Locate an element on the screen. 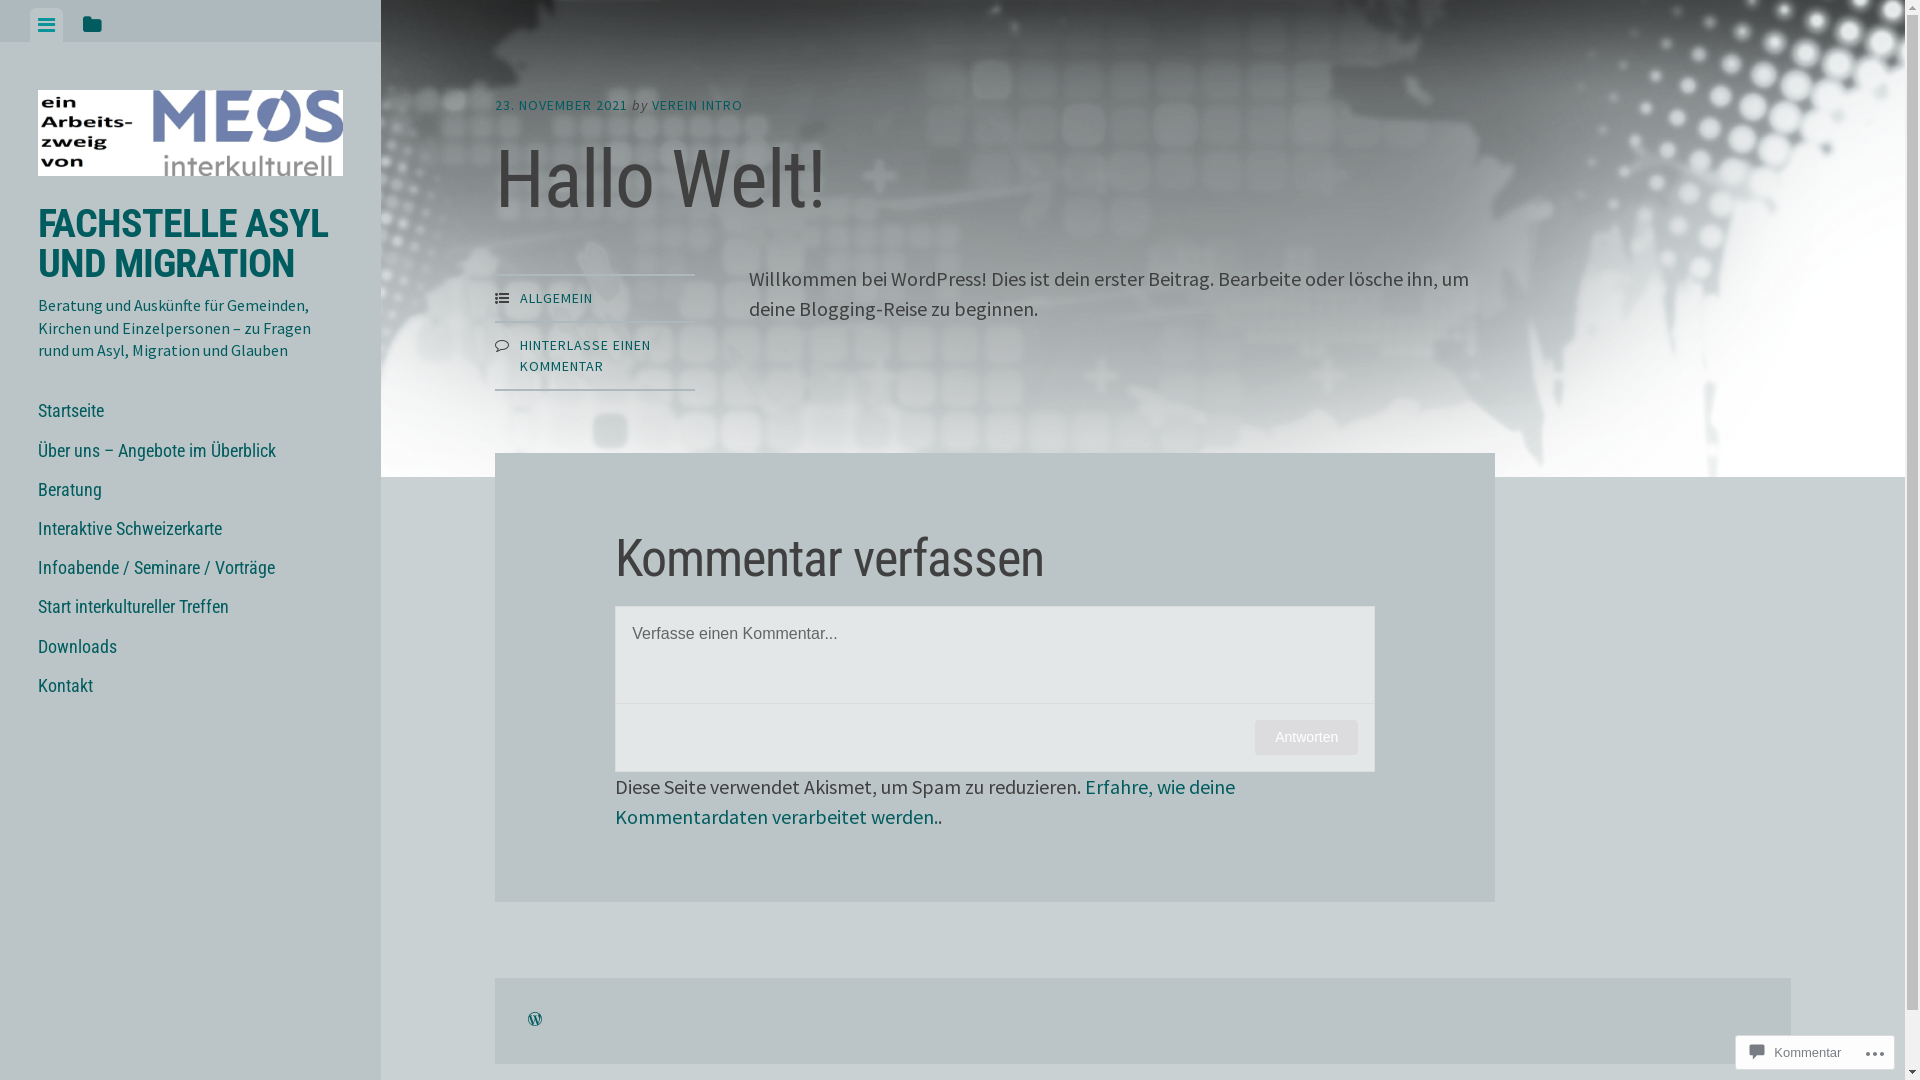  'HINTERLASSE EINEN KOMMENTAR' is located at coordinates (584, 354).